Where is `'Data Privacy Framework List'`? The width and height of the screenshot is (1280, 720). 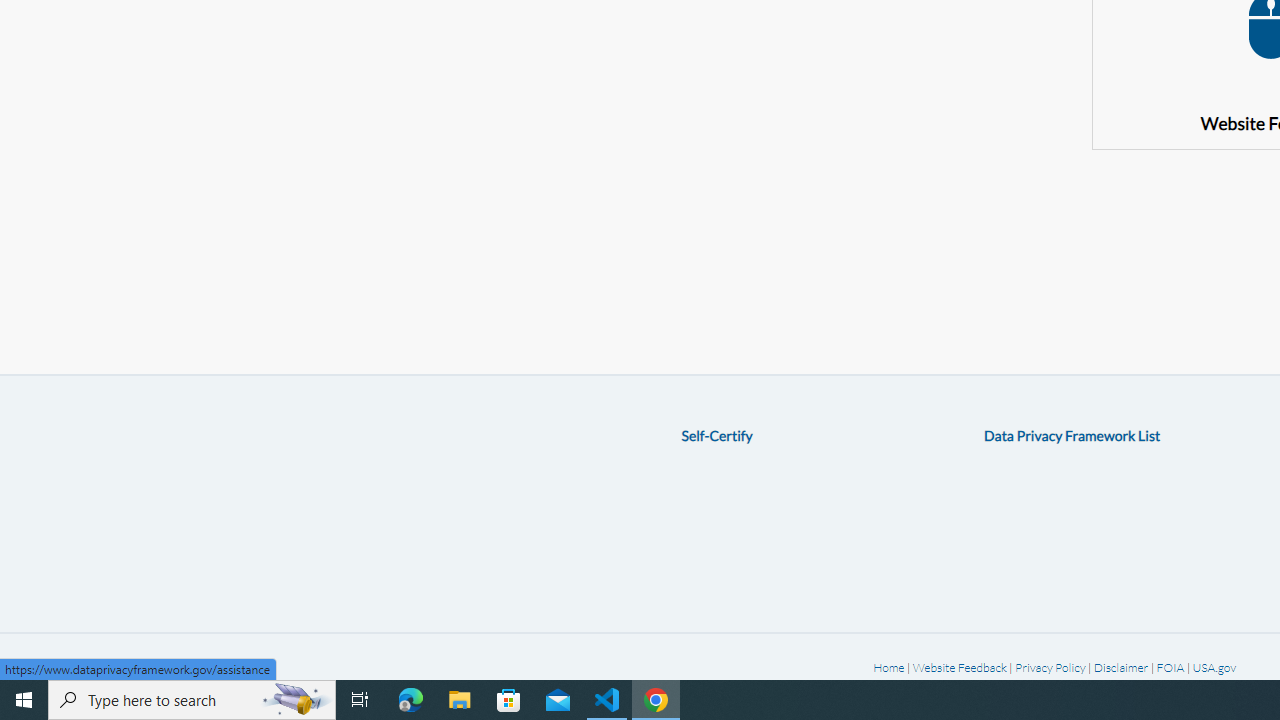
'Data Privacy Framework List' is located at coordinates (1071, 434).